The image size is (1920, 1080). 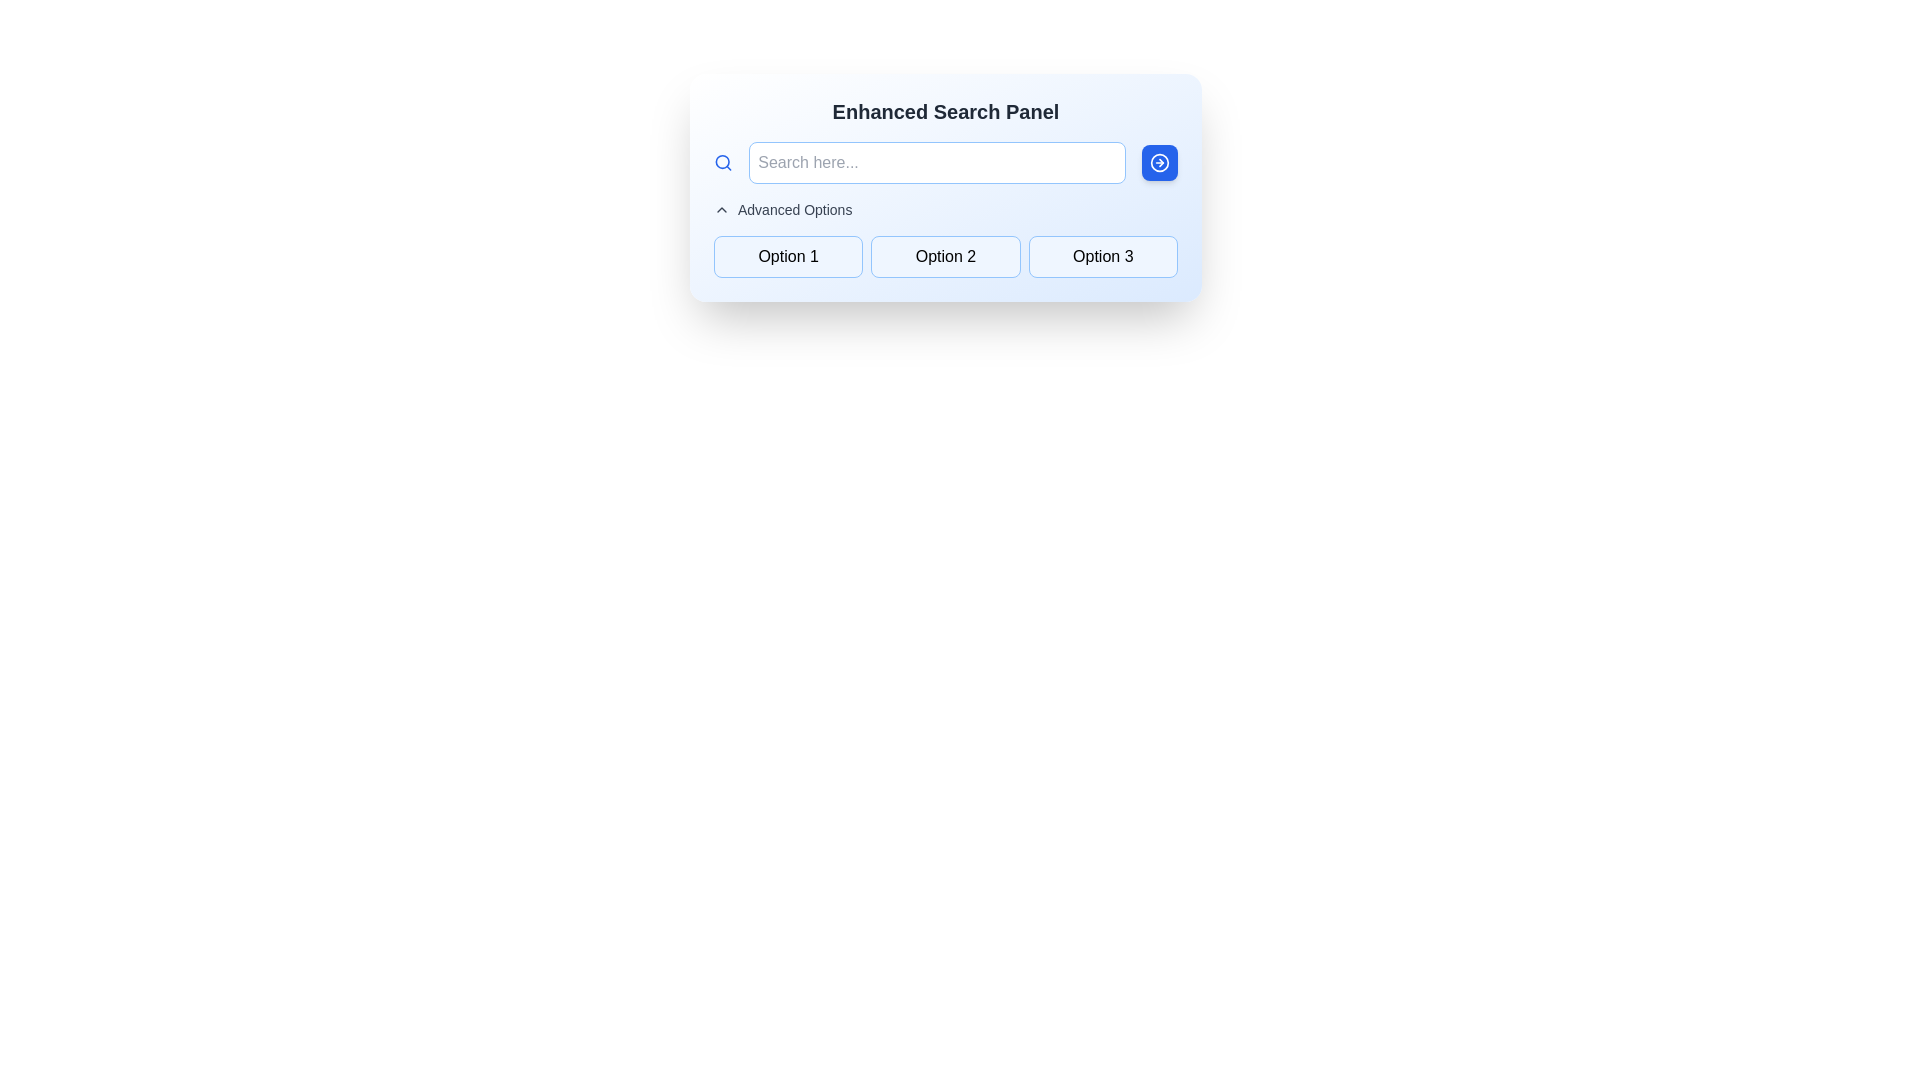 I want to click on the text label located underneath the search bar and beside the caret icon, so click(x=794, y=209).